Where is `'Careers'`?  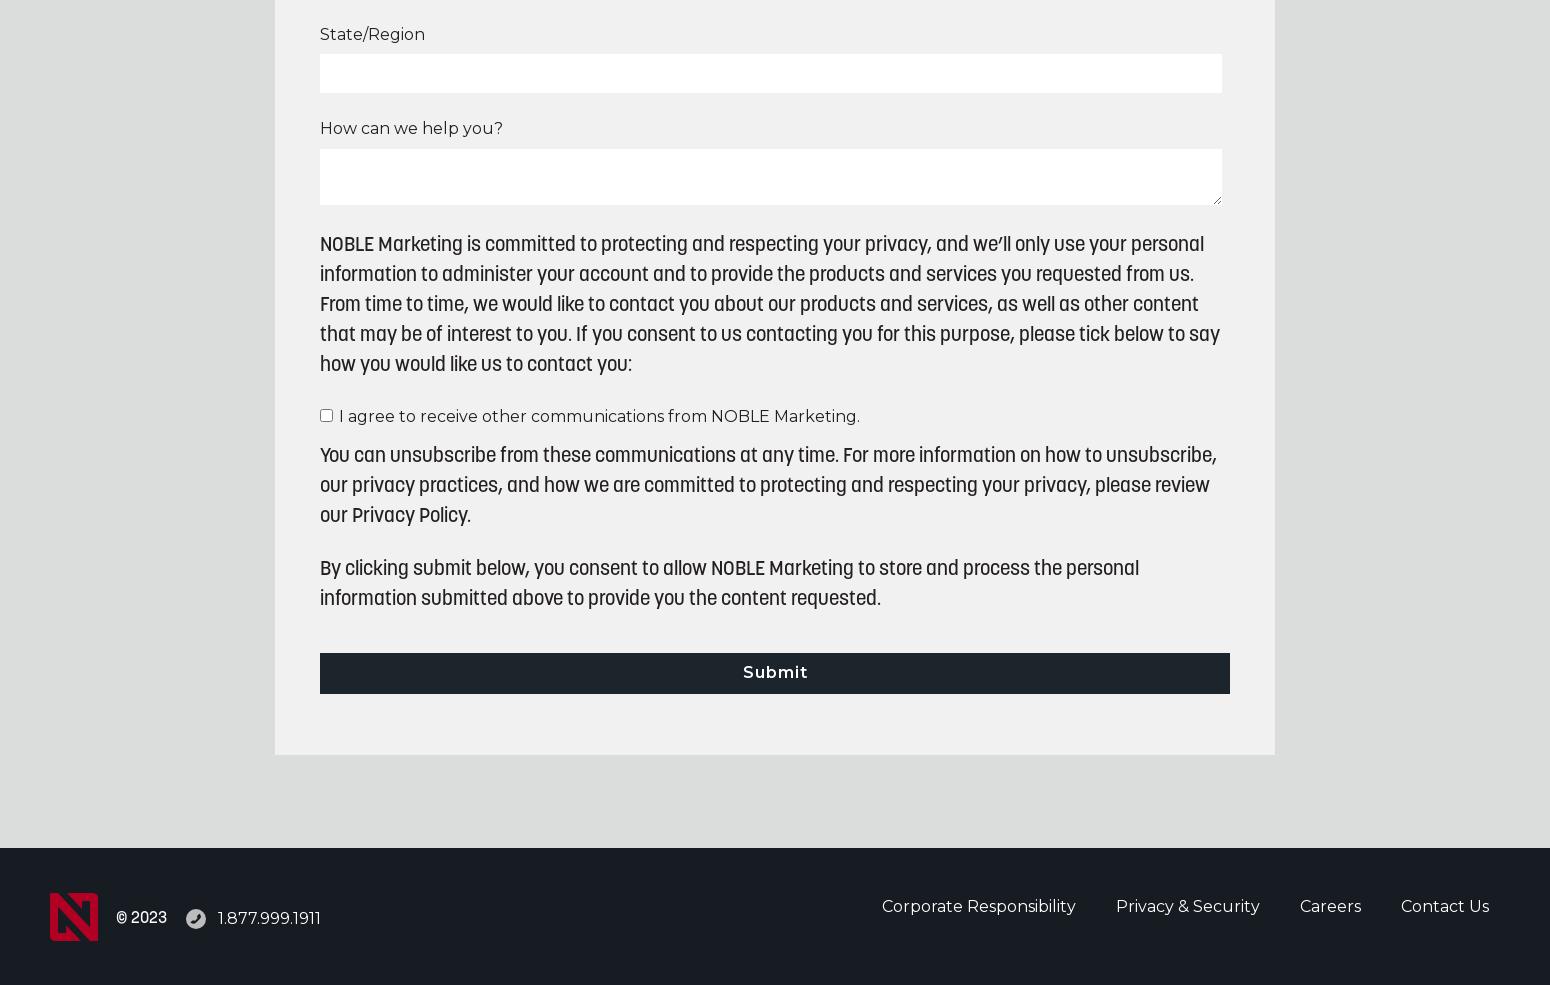 'Careers' is located at coordinates (1329, 905).